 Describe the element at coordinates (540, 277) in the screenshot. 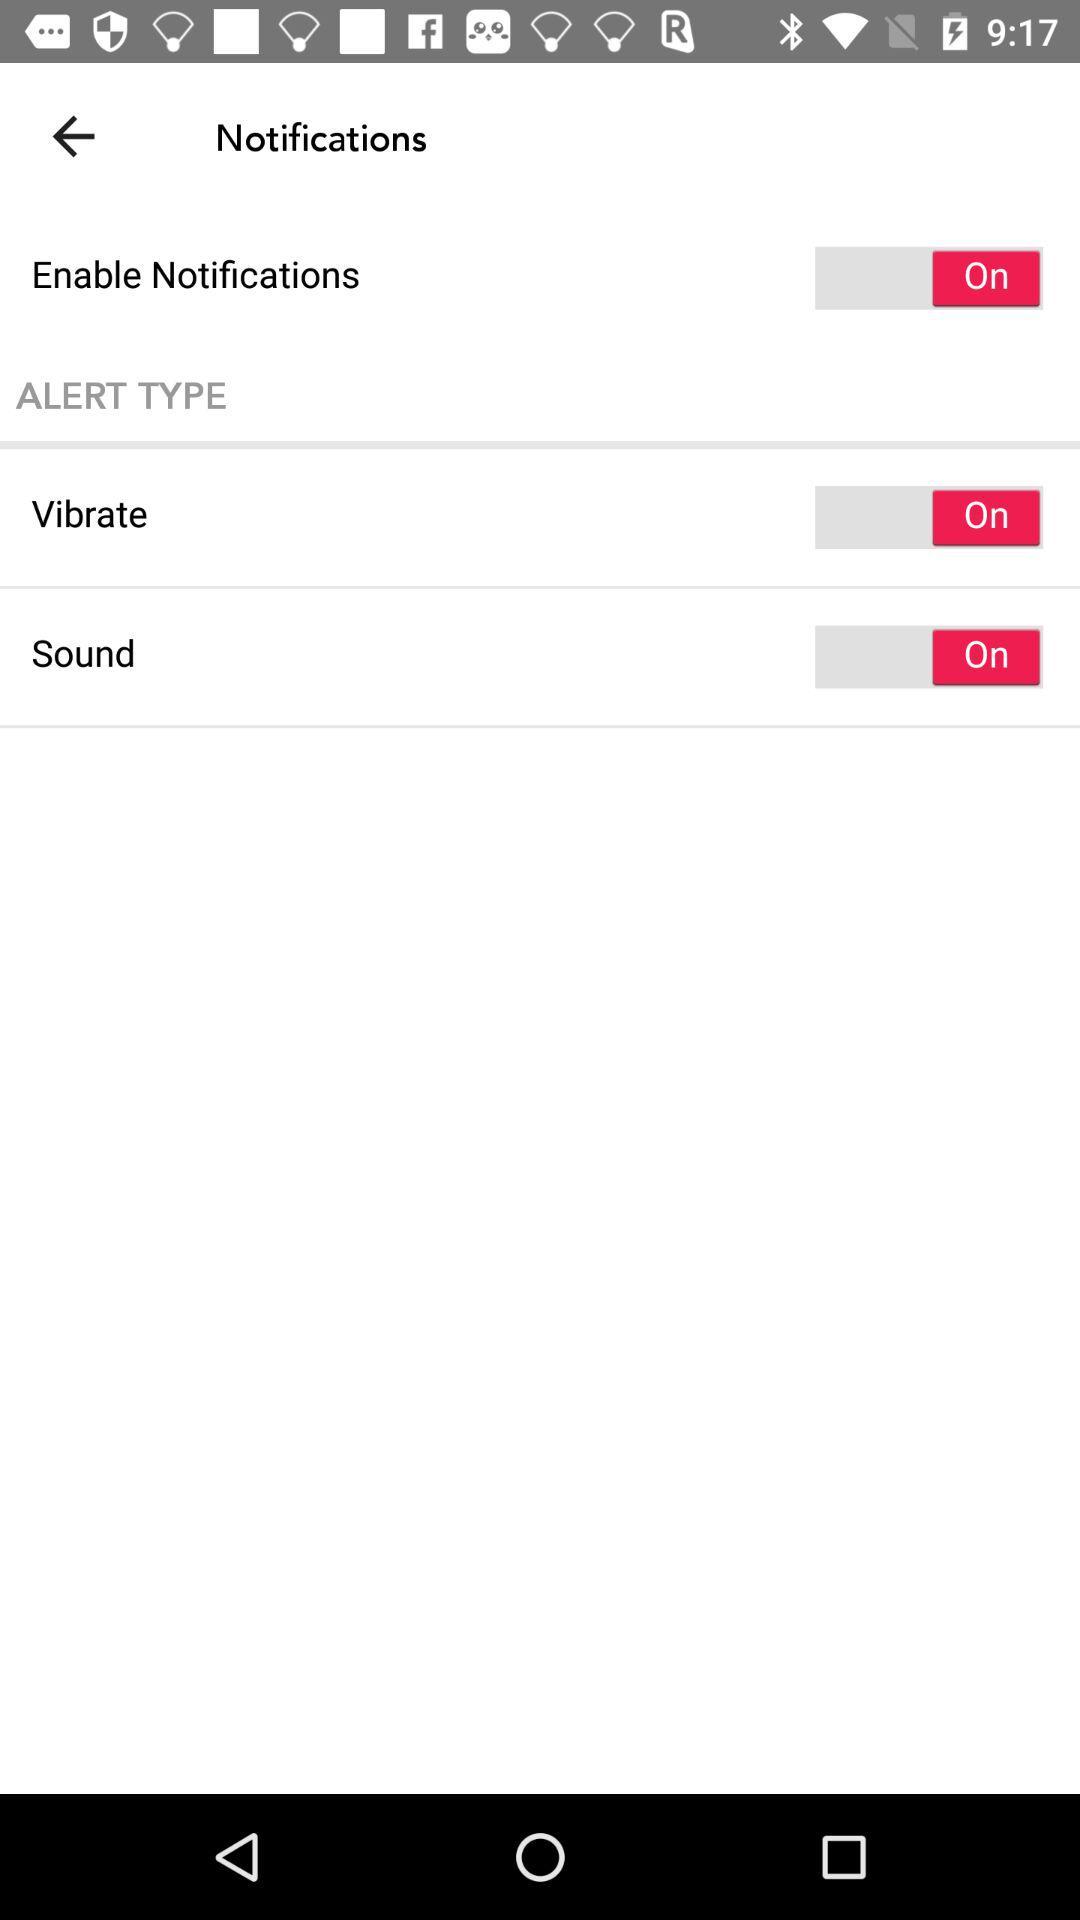

I see `the icon above alert type icon` at that location.